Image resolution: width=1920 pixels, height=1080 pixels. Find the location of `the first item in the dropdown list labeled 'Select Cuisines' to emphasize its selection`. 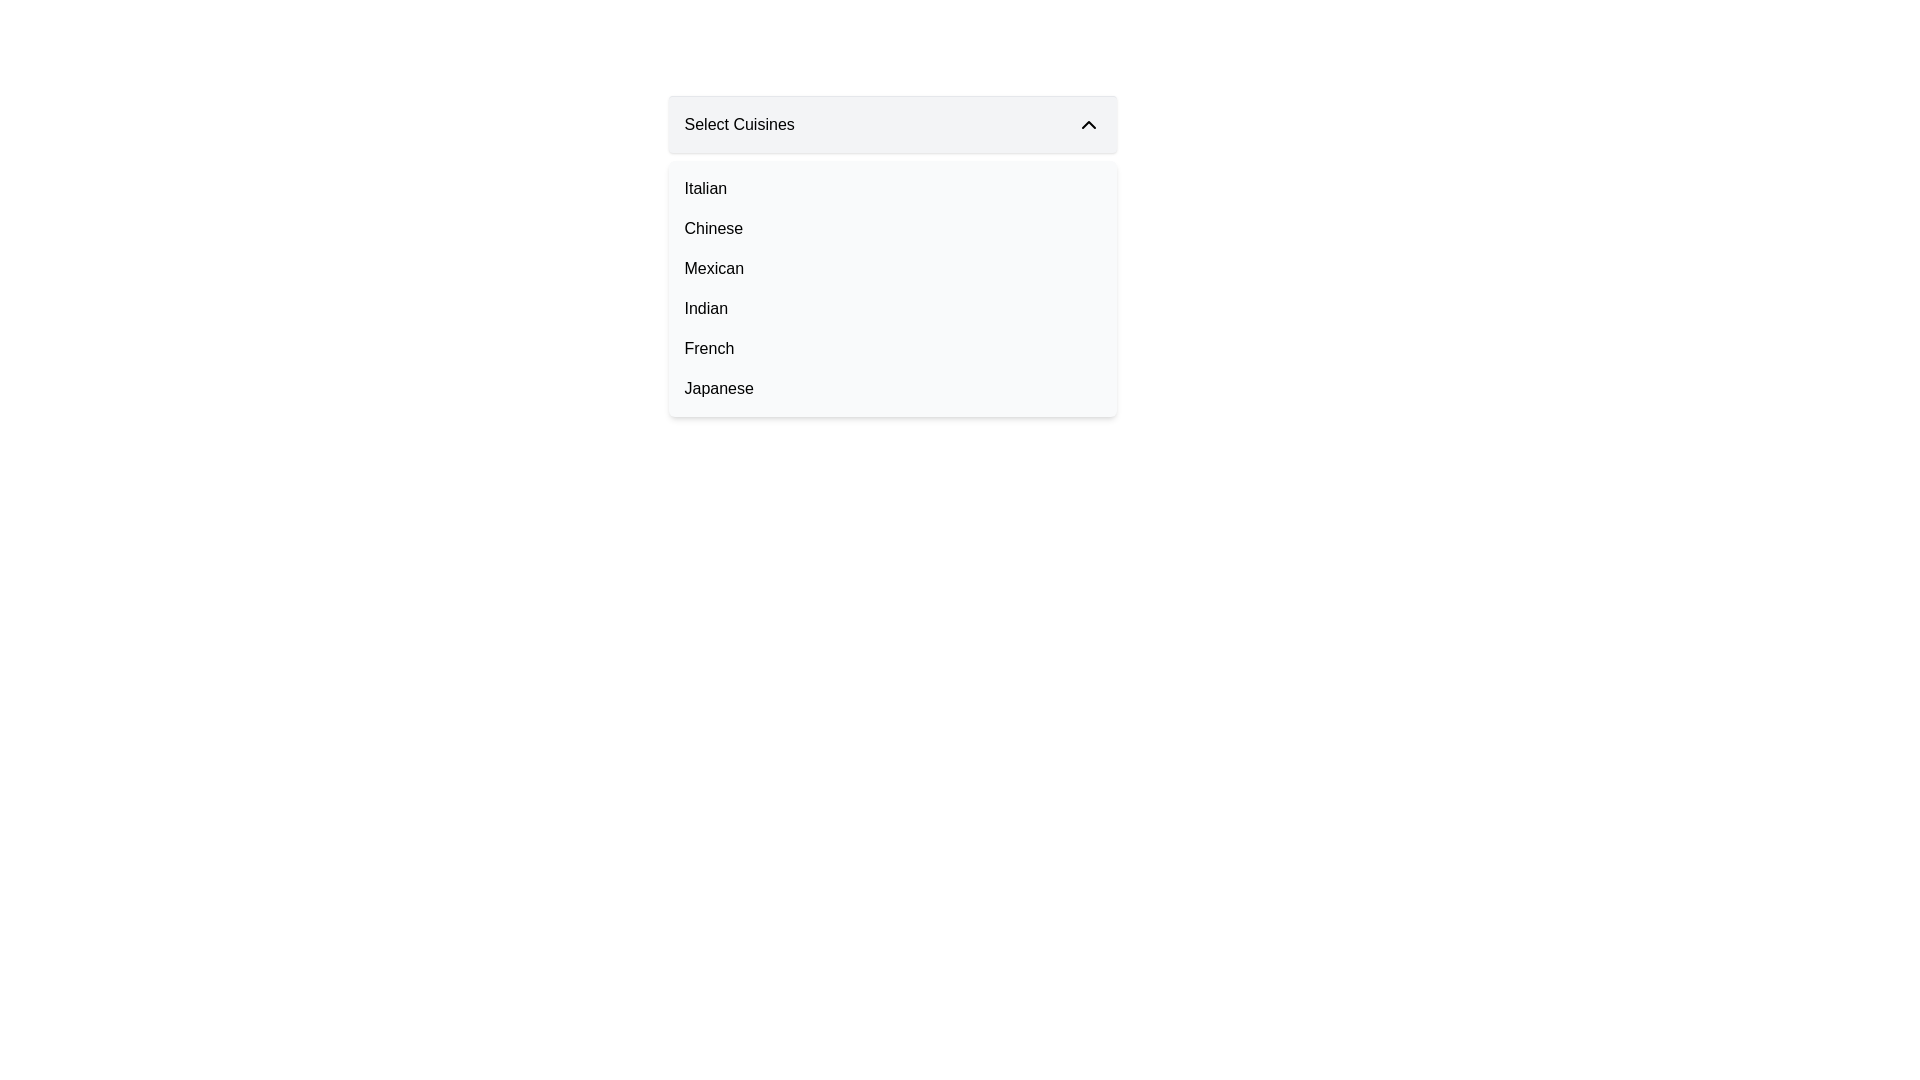

the first item in the dropdown list labeled 'Select Cuisines' to emphasize its selection is located at coordinates (891, 189).